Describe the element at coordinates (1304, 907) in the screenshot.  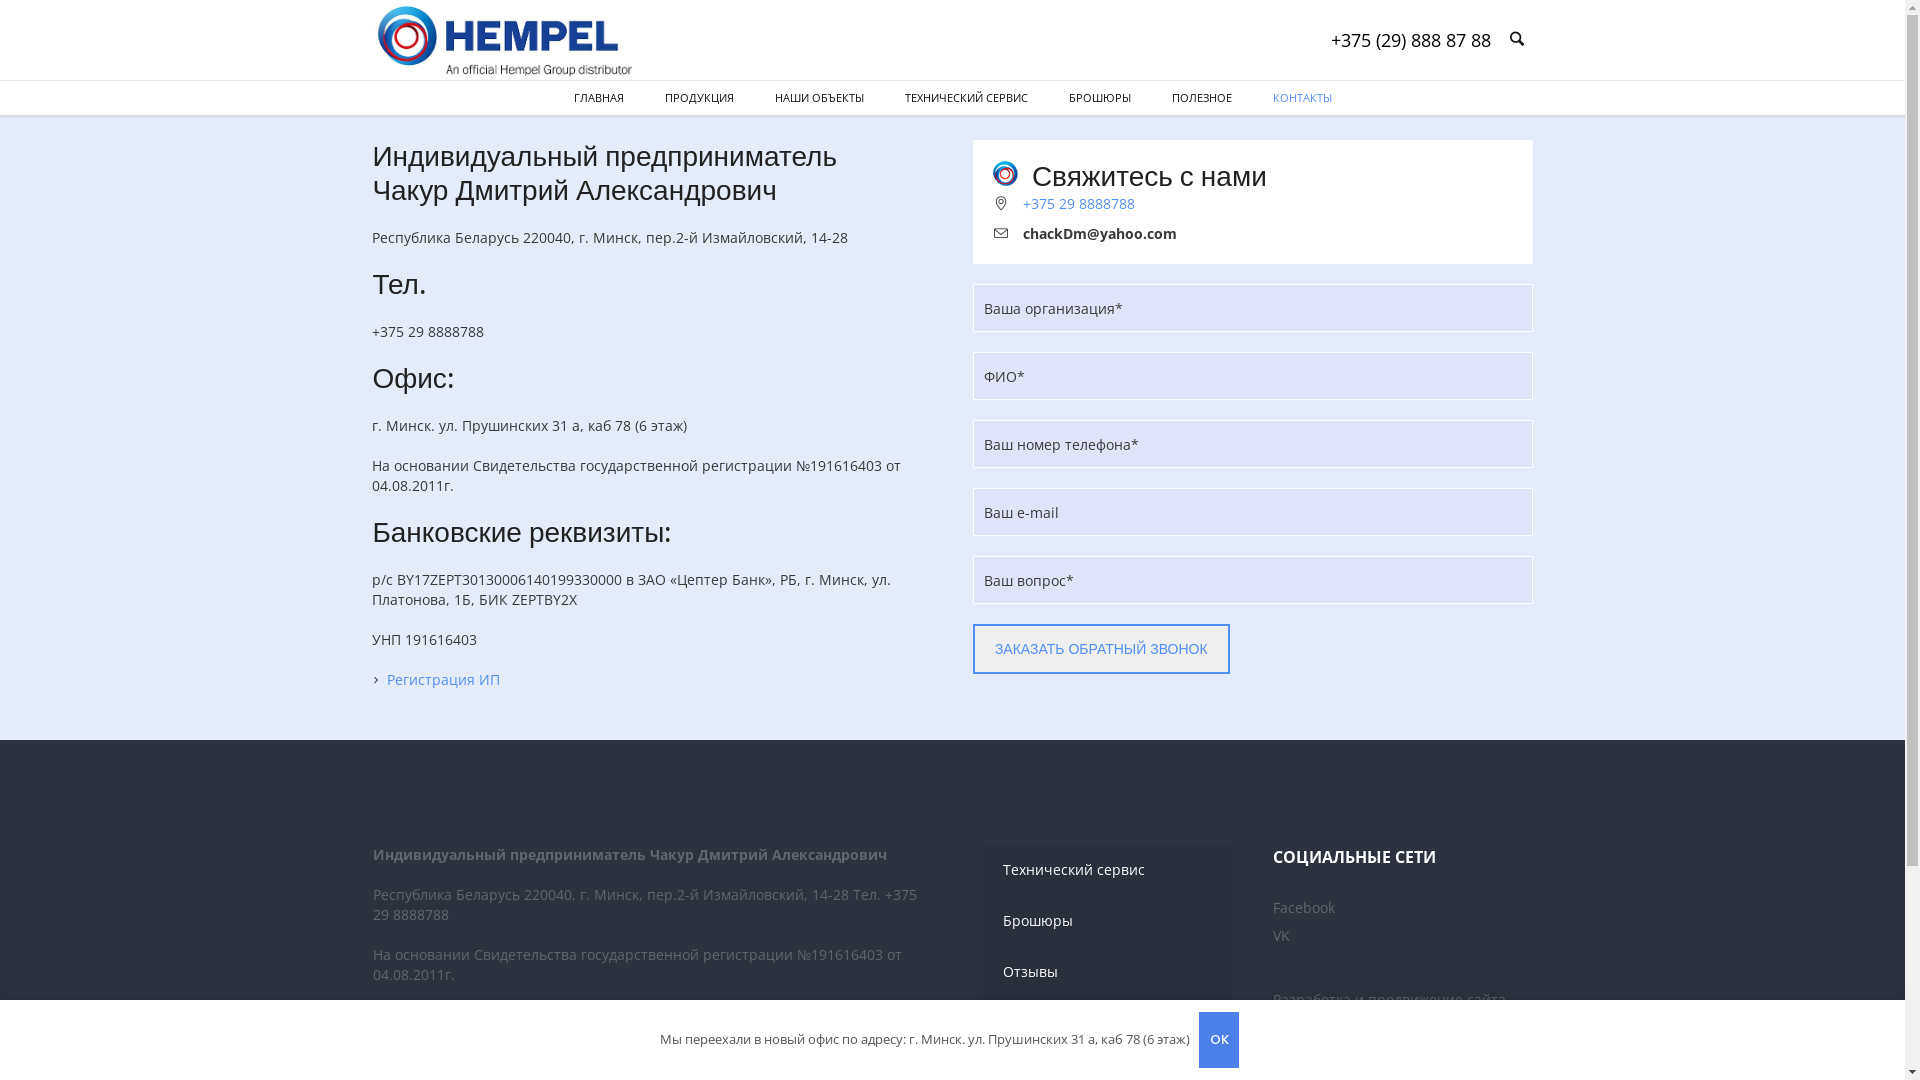
I see `'Facebook'` at that location.